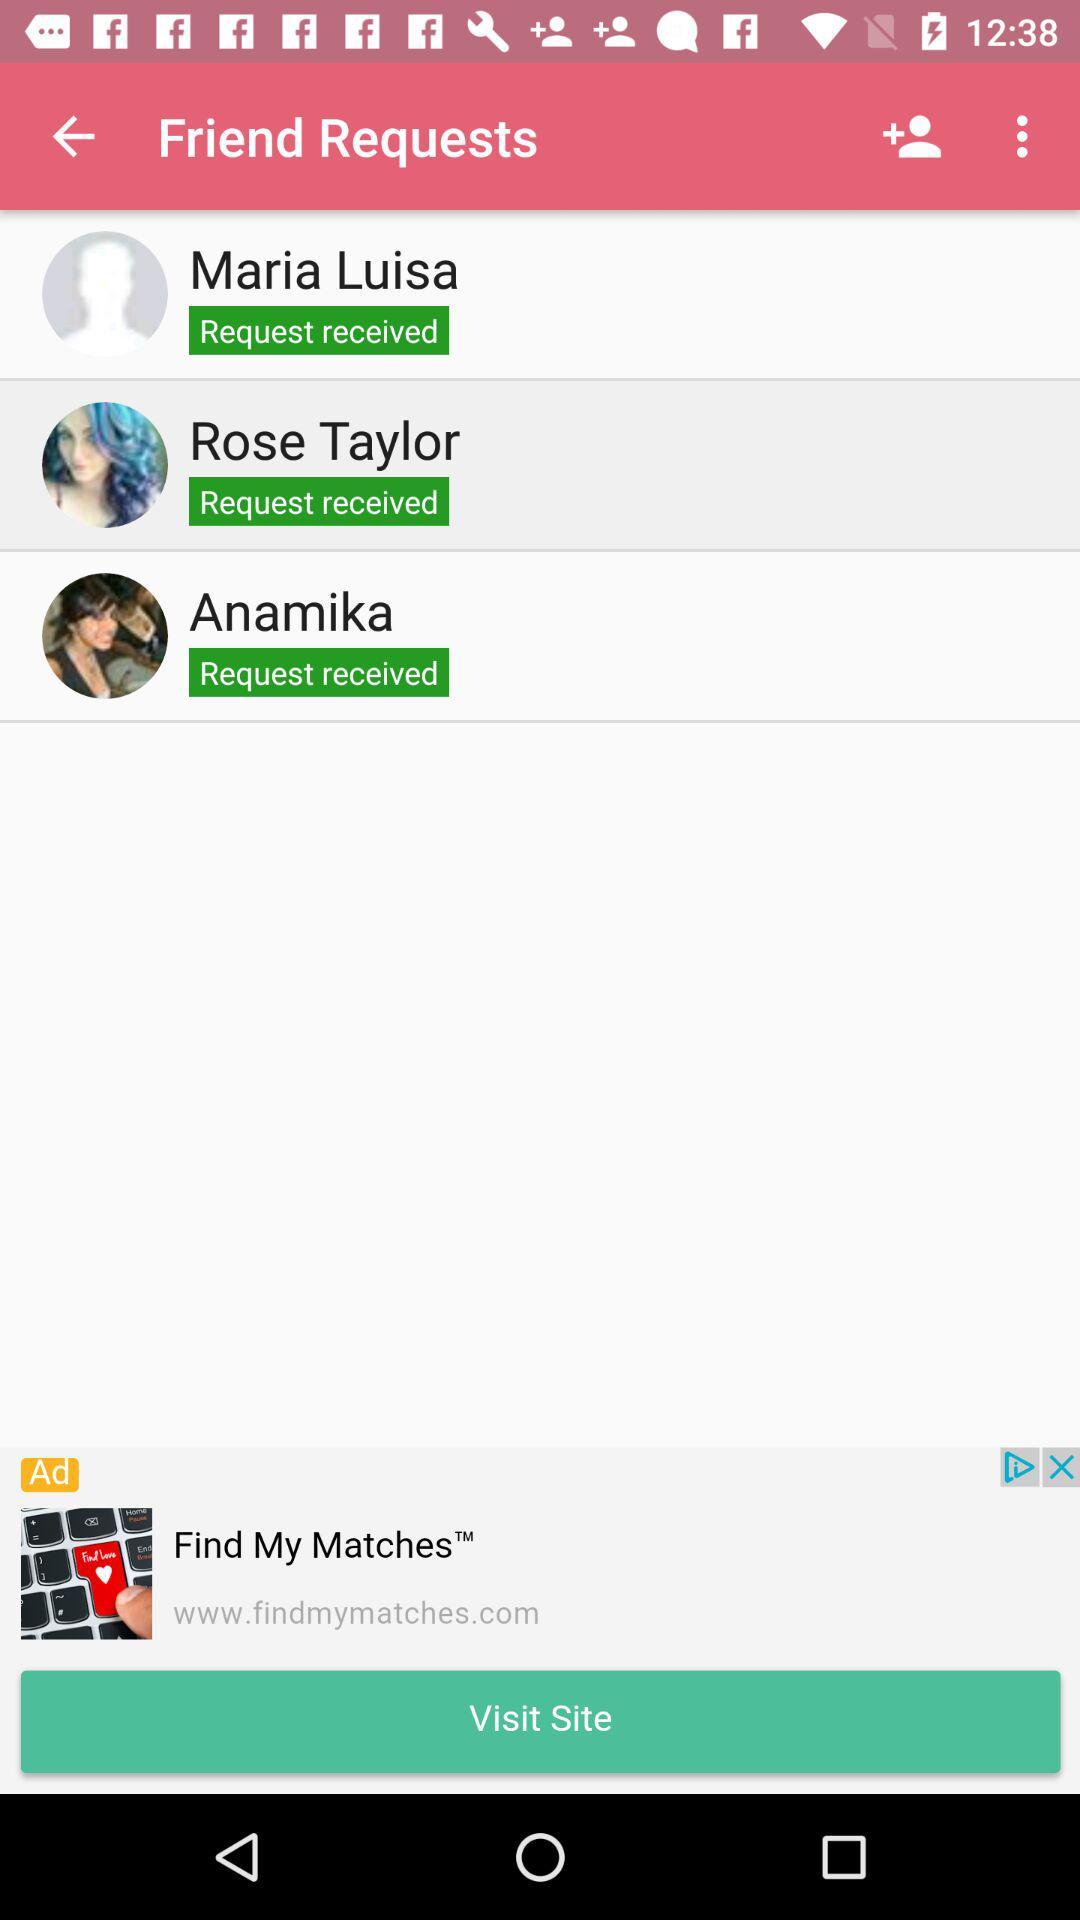 This screenshot has width=1080, height=1920. Describe the element at coordinates (104, 635) in the screenshot. I see `see profile` at that location.